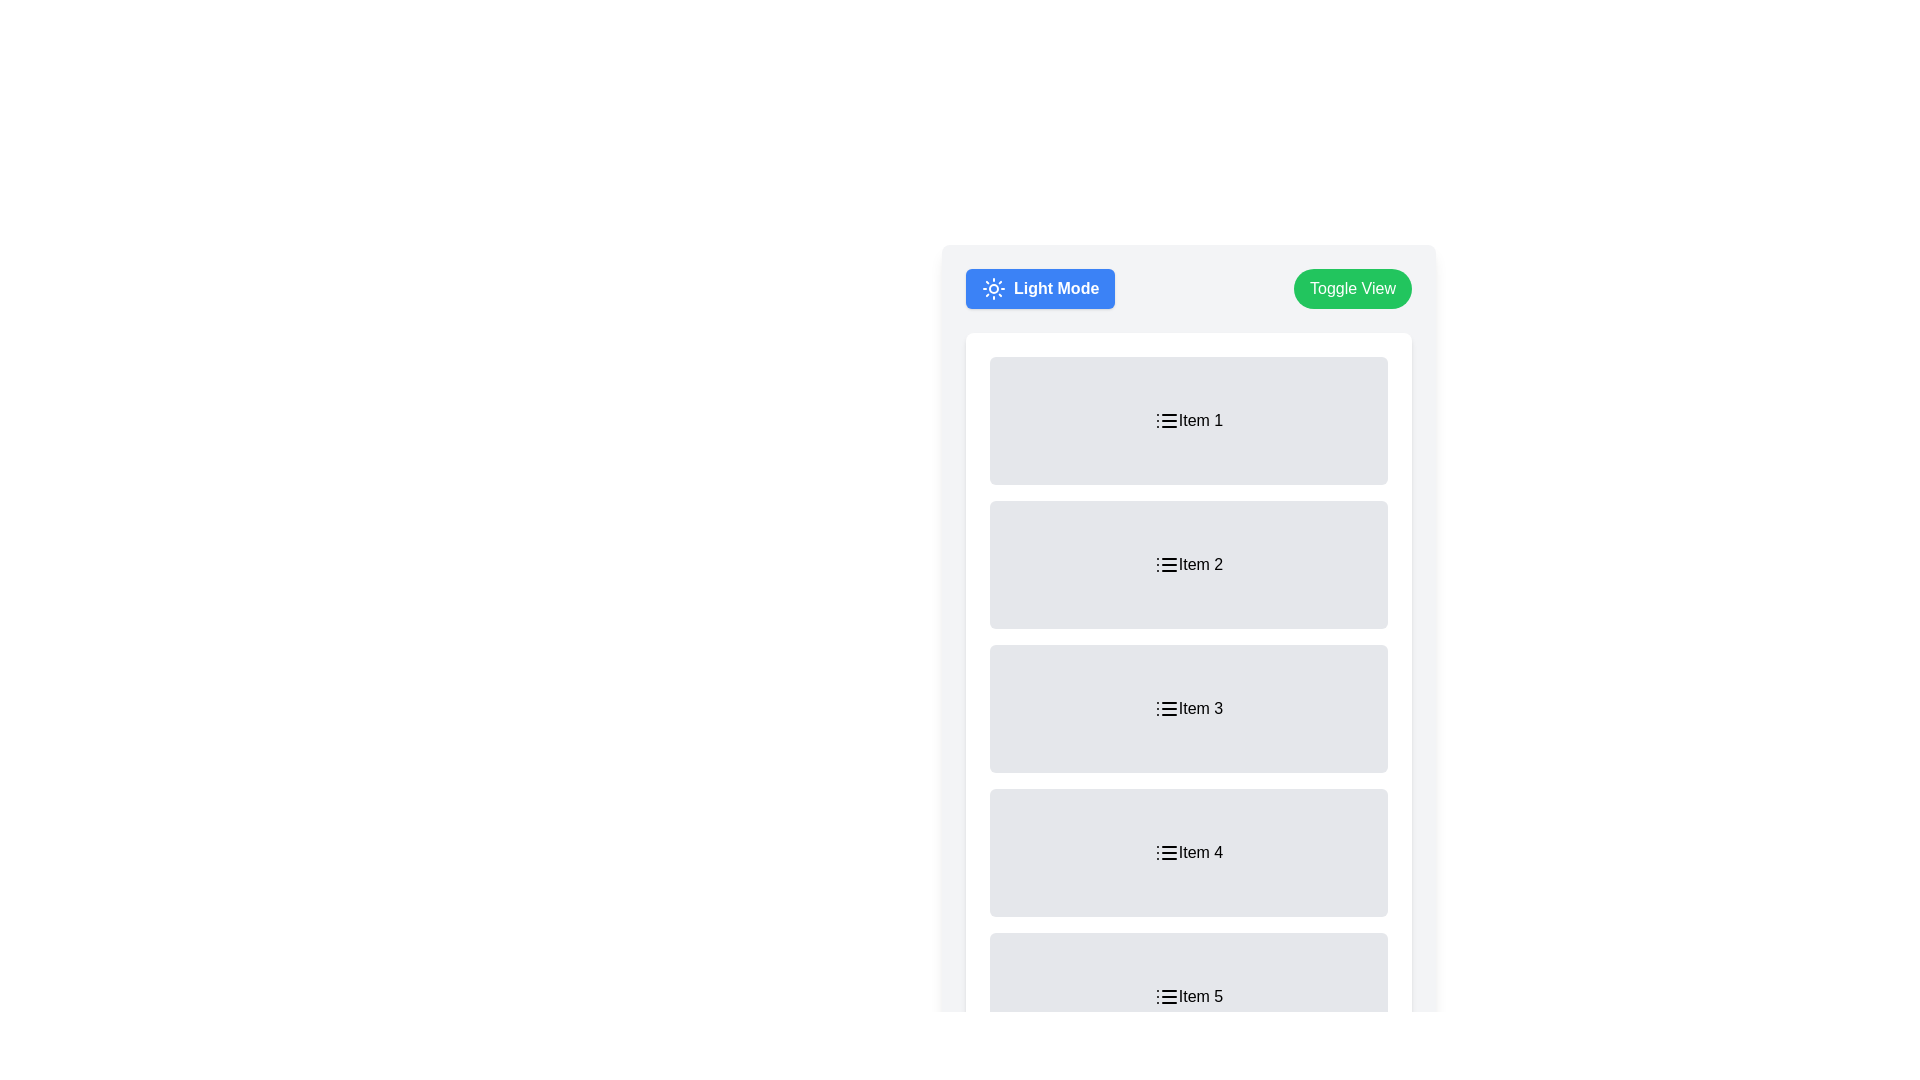 This screenshot has height=1080, width=1920. I want to click on the rectangular block containing the text 'Item 2' with a light gray background and three horizontal lines icon above and below the text, so click(1189, 564).